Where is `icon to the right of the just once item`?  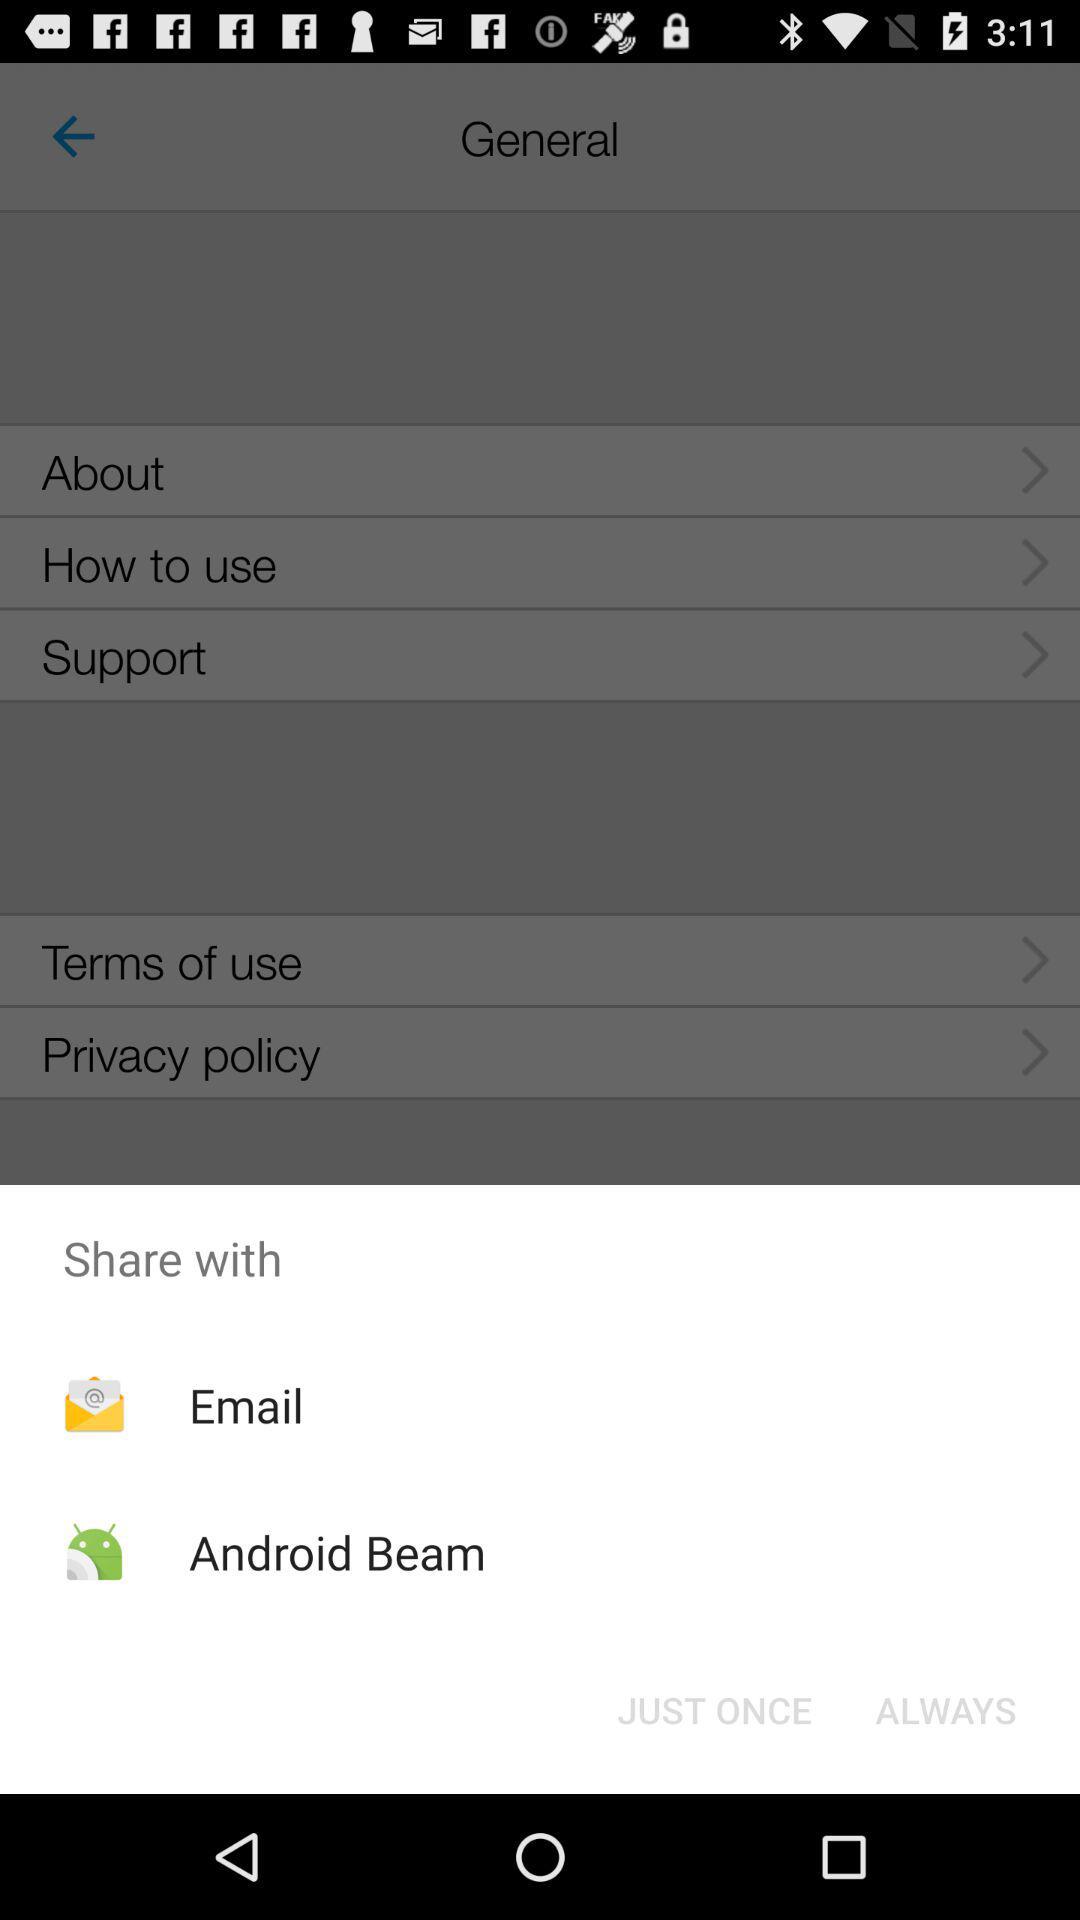
icon to the right of the just once item is located at coordinates (945, 1708).